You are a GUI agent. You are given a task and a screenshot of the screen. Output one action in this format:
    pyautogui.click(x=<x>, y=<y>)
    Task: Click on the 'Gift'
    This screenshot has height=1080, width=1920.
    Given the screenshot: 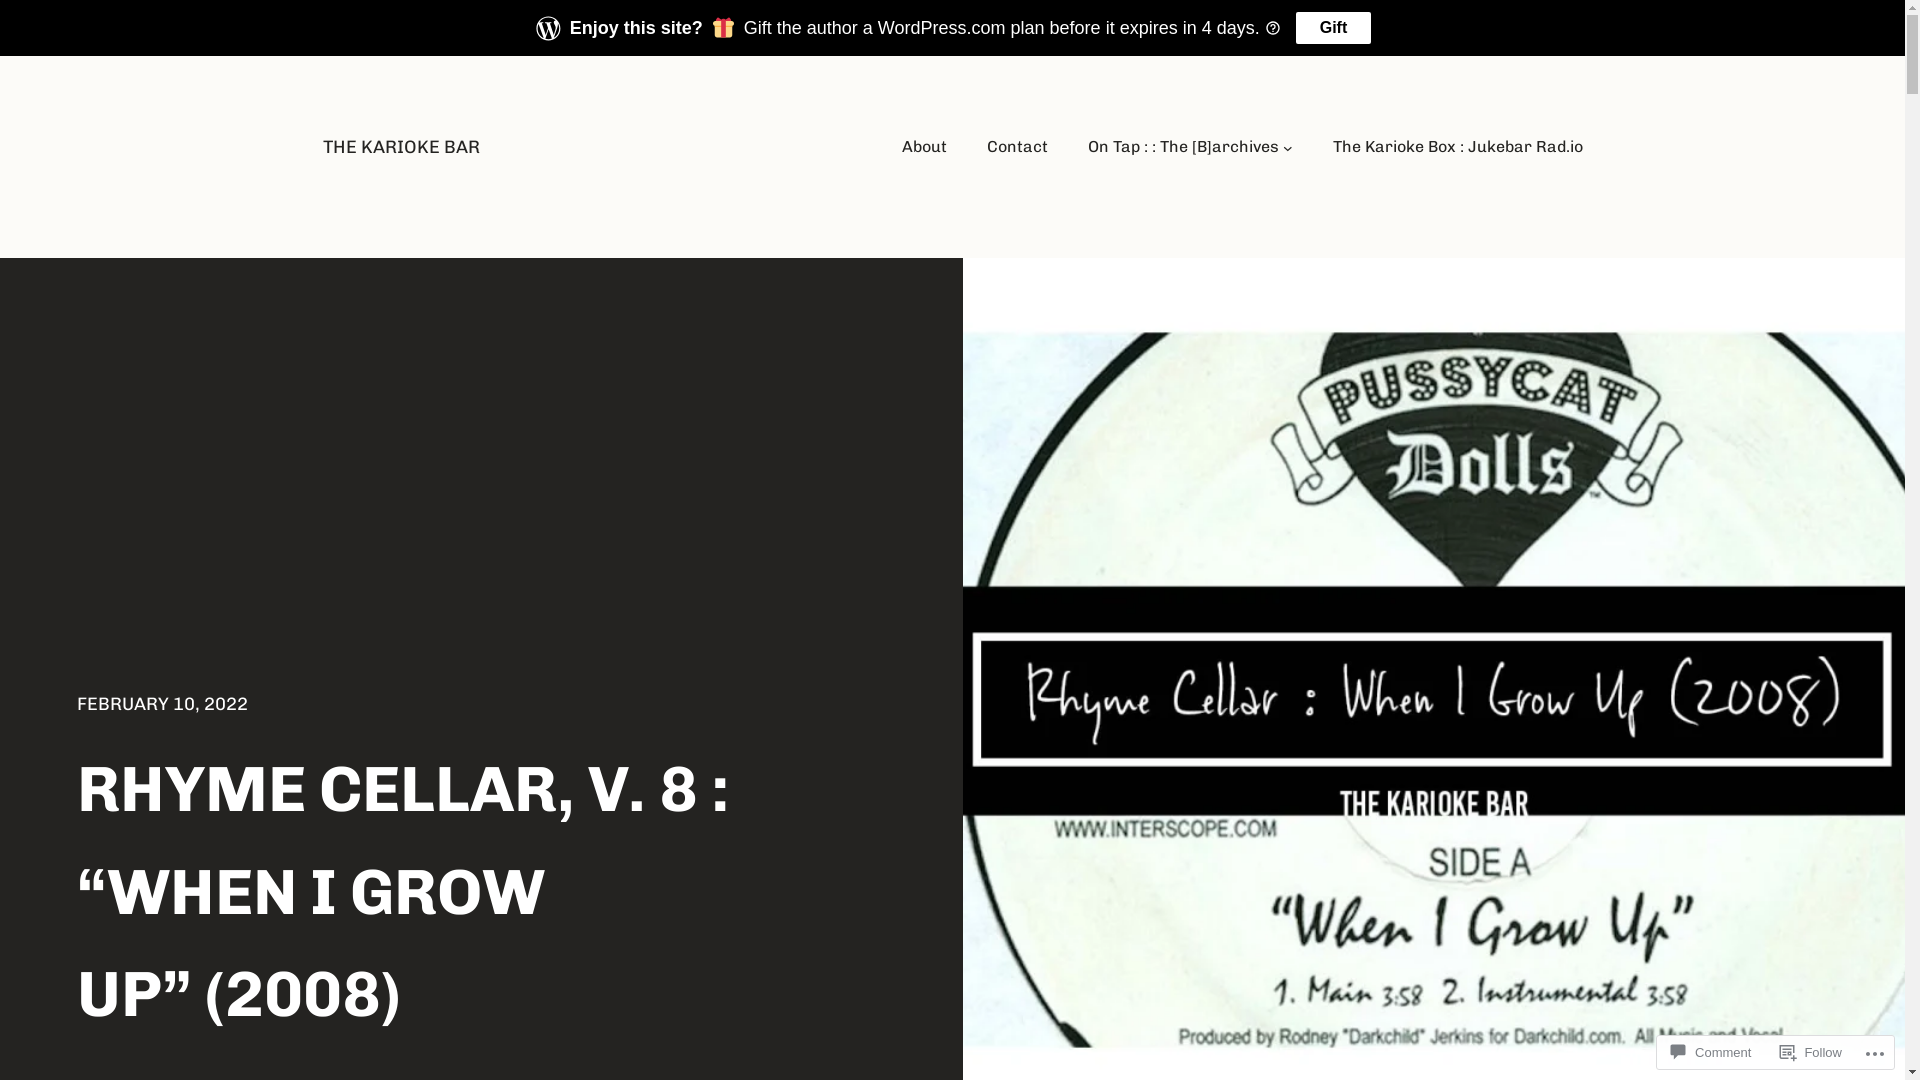 What is the action you would take?
    pyautogui.click(x=1296, y=27)
    